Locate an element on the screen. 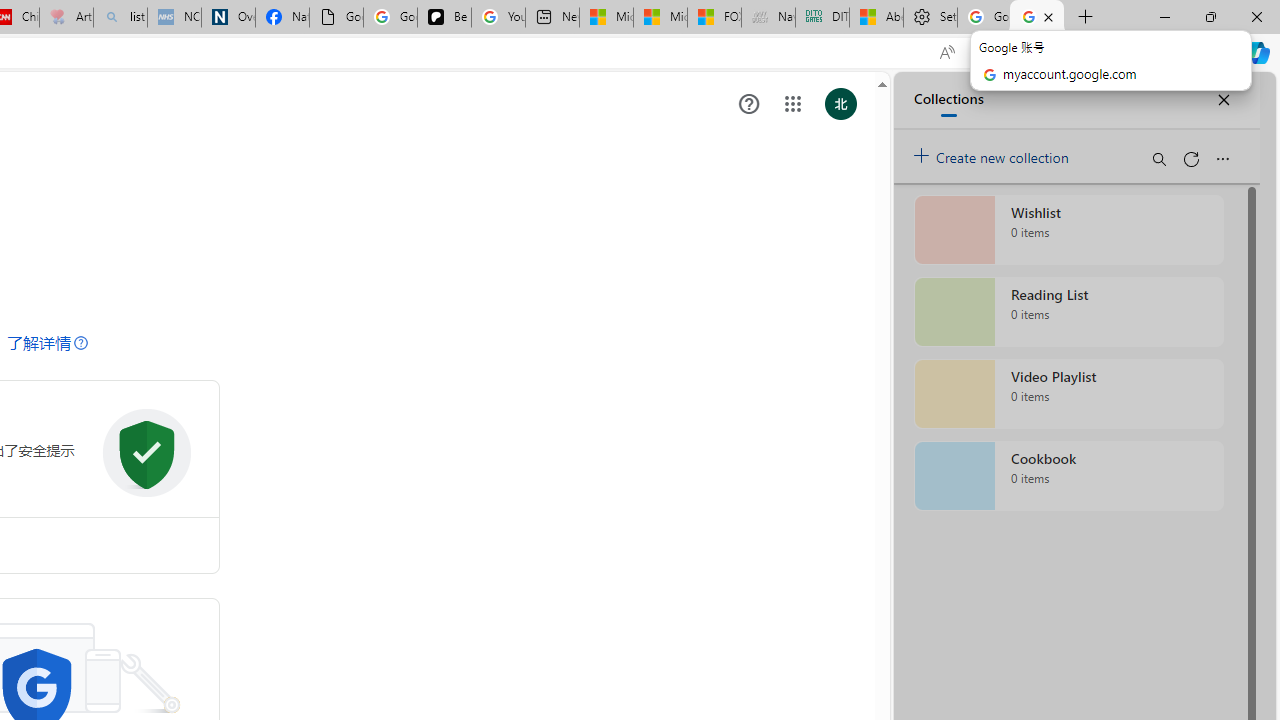  'Google Analytics Opt-out Browser Add-on Download Page' is located at coordinates (336, 17).